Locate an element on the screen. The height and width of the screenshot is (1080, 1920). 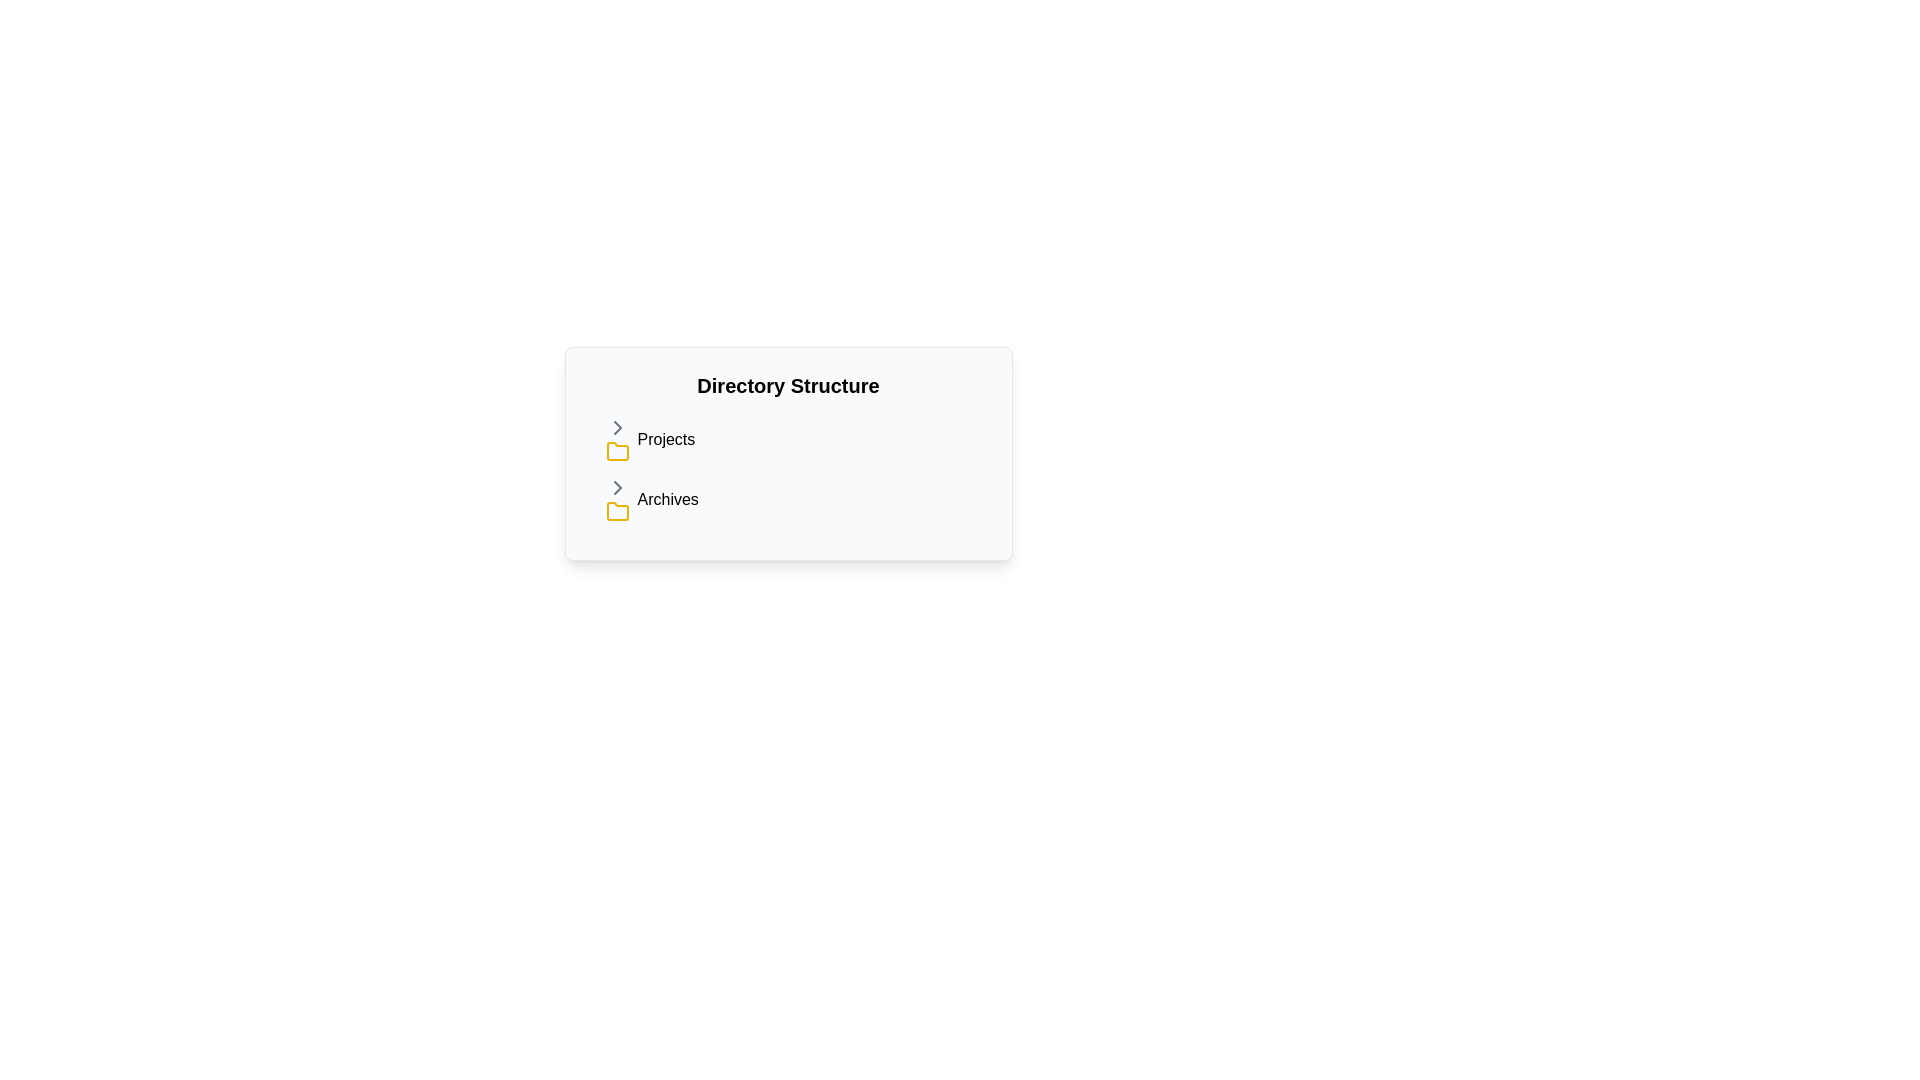
the 'Projects' text label which indicates the name of the folder next to the yellow folder icon is located at coordinates (666, 438).